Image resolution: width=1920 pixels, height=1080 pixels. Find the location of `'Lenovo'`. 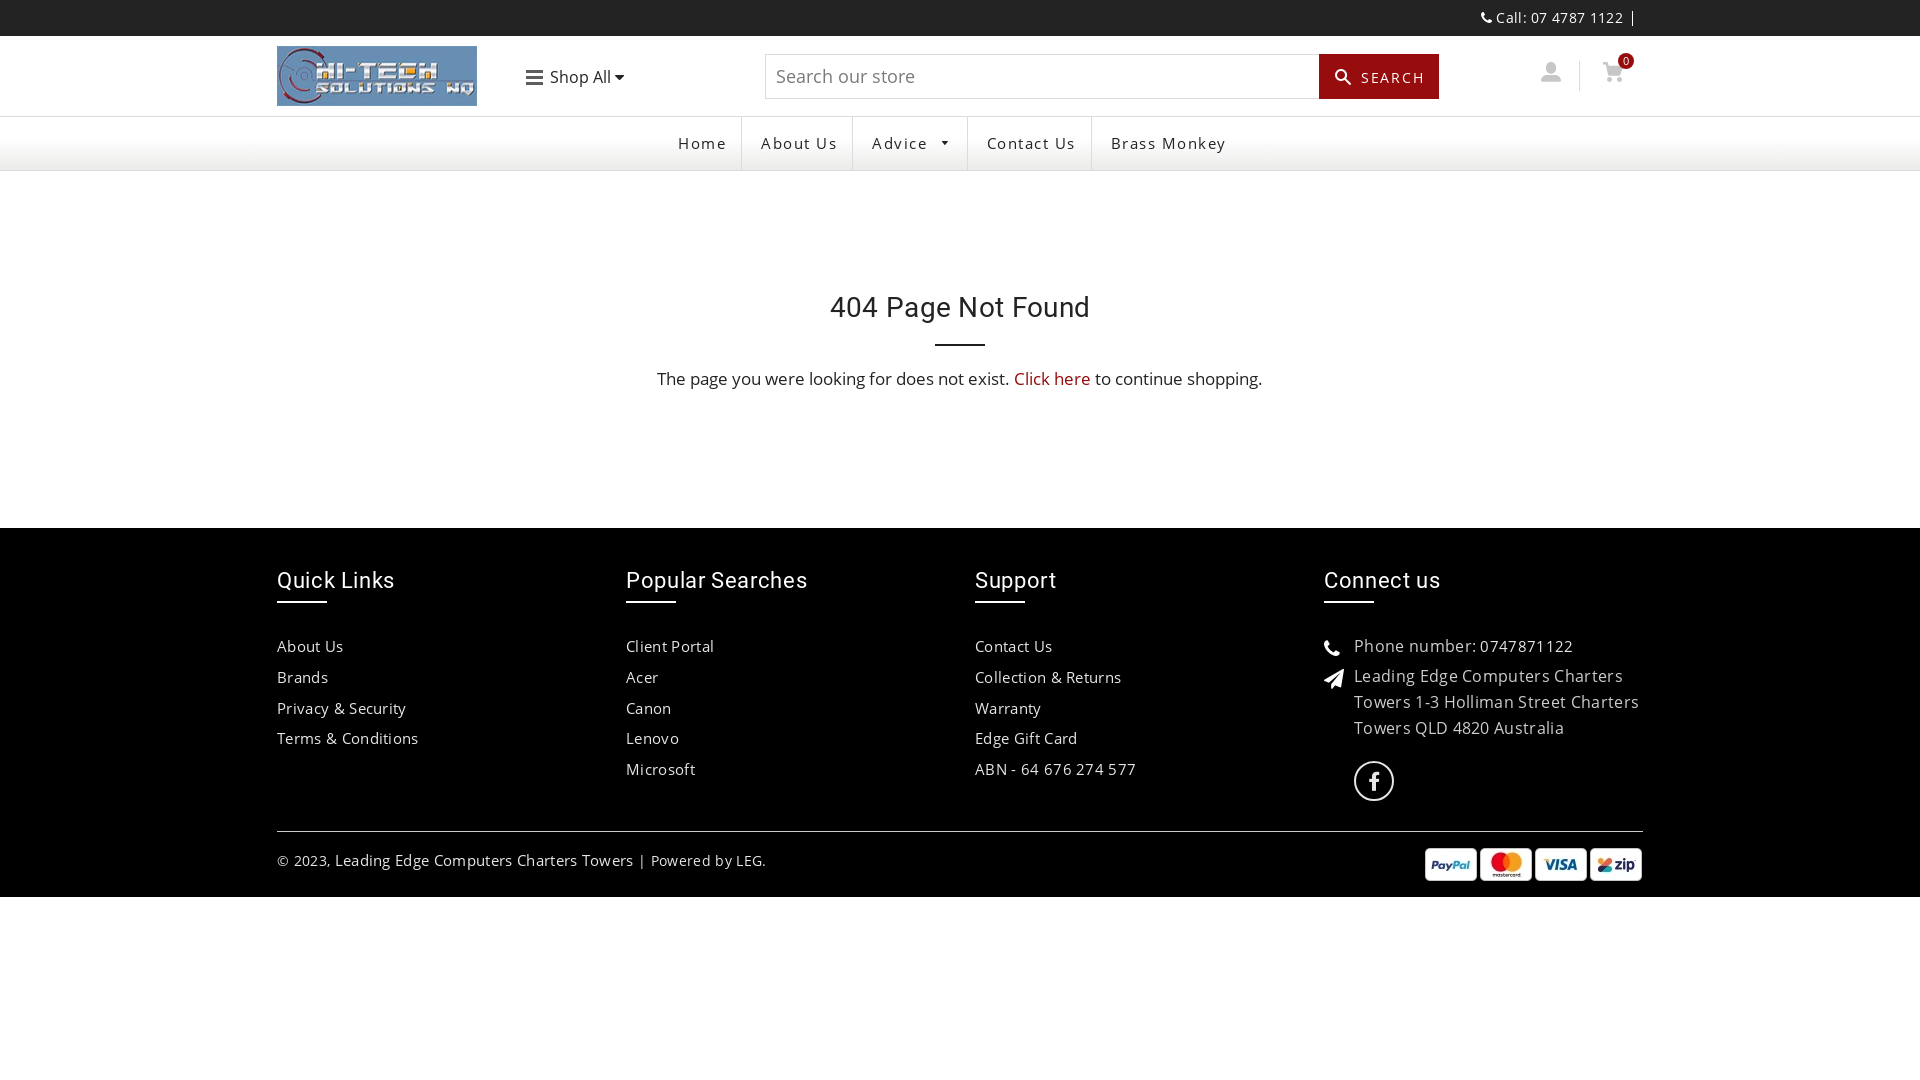

'Lenovo' is located at coordinates (652, 737).